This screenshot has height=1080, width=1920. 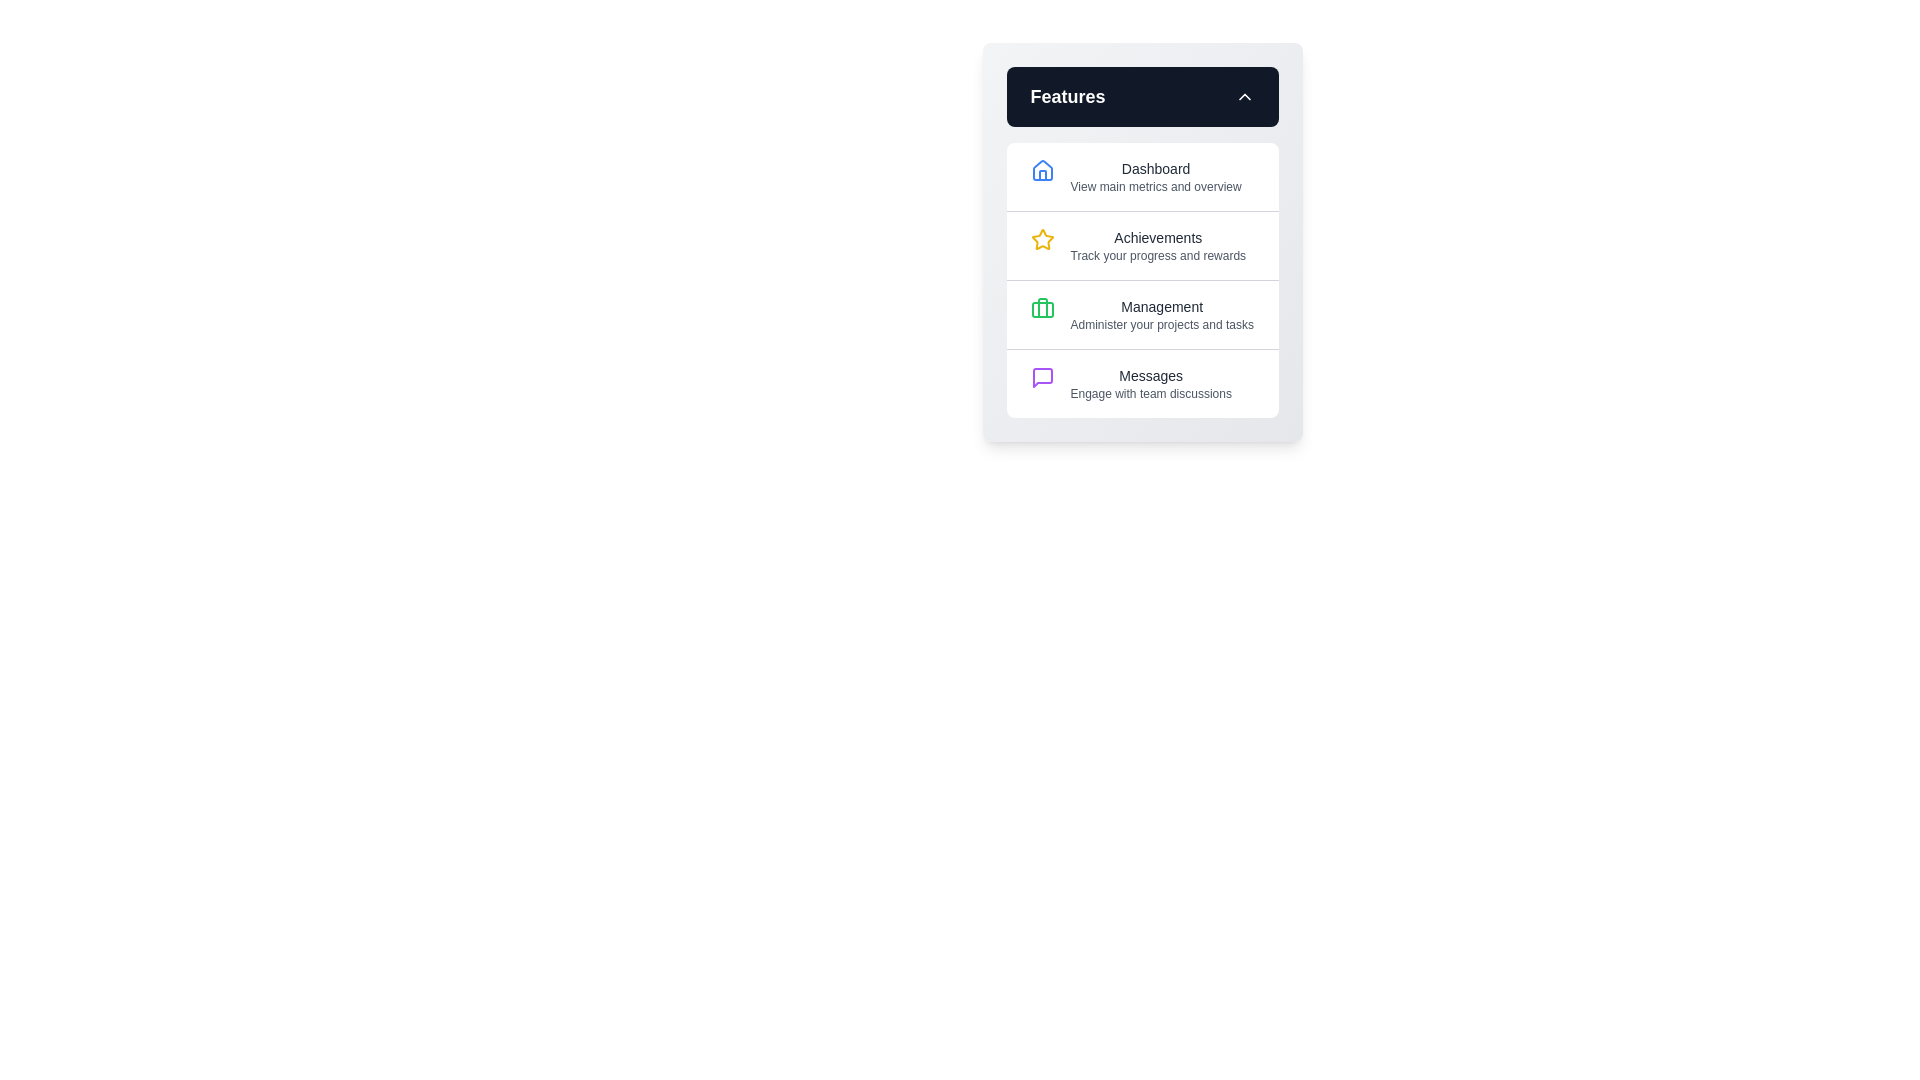 What do you see at coordinates (1041, 169) in the screenshot?
I see `details of the blue house-shaped icon representing the 'Dashboard' in the sidebar menu` at bounding box center [1041, 169].